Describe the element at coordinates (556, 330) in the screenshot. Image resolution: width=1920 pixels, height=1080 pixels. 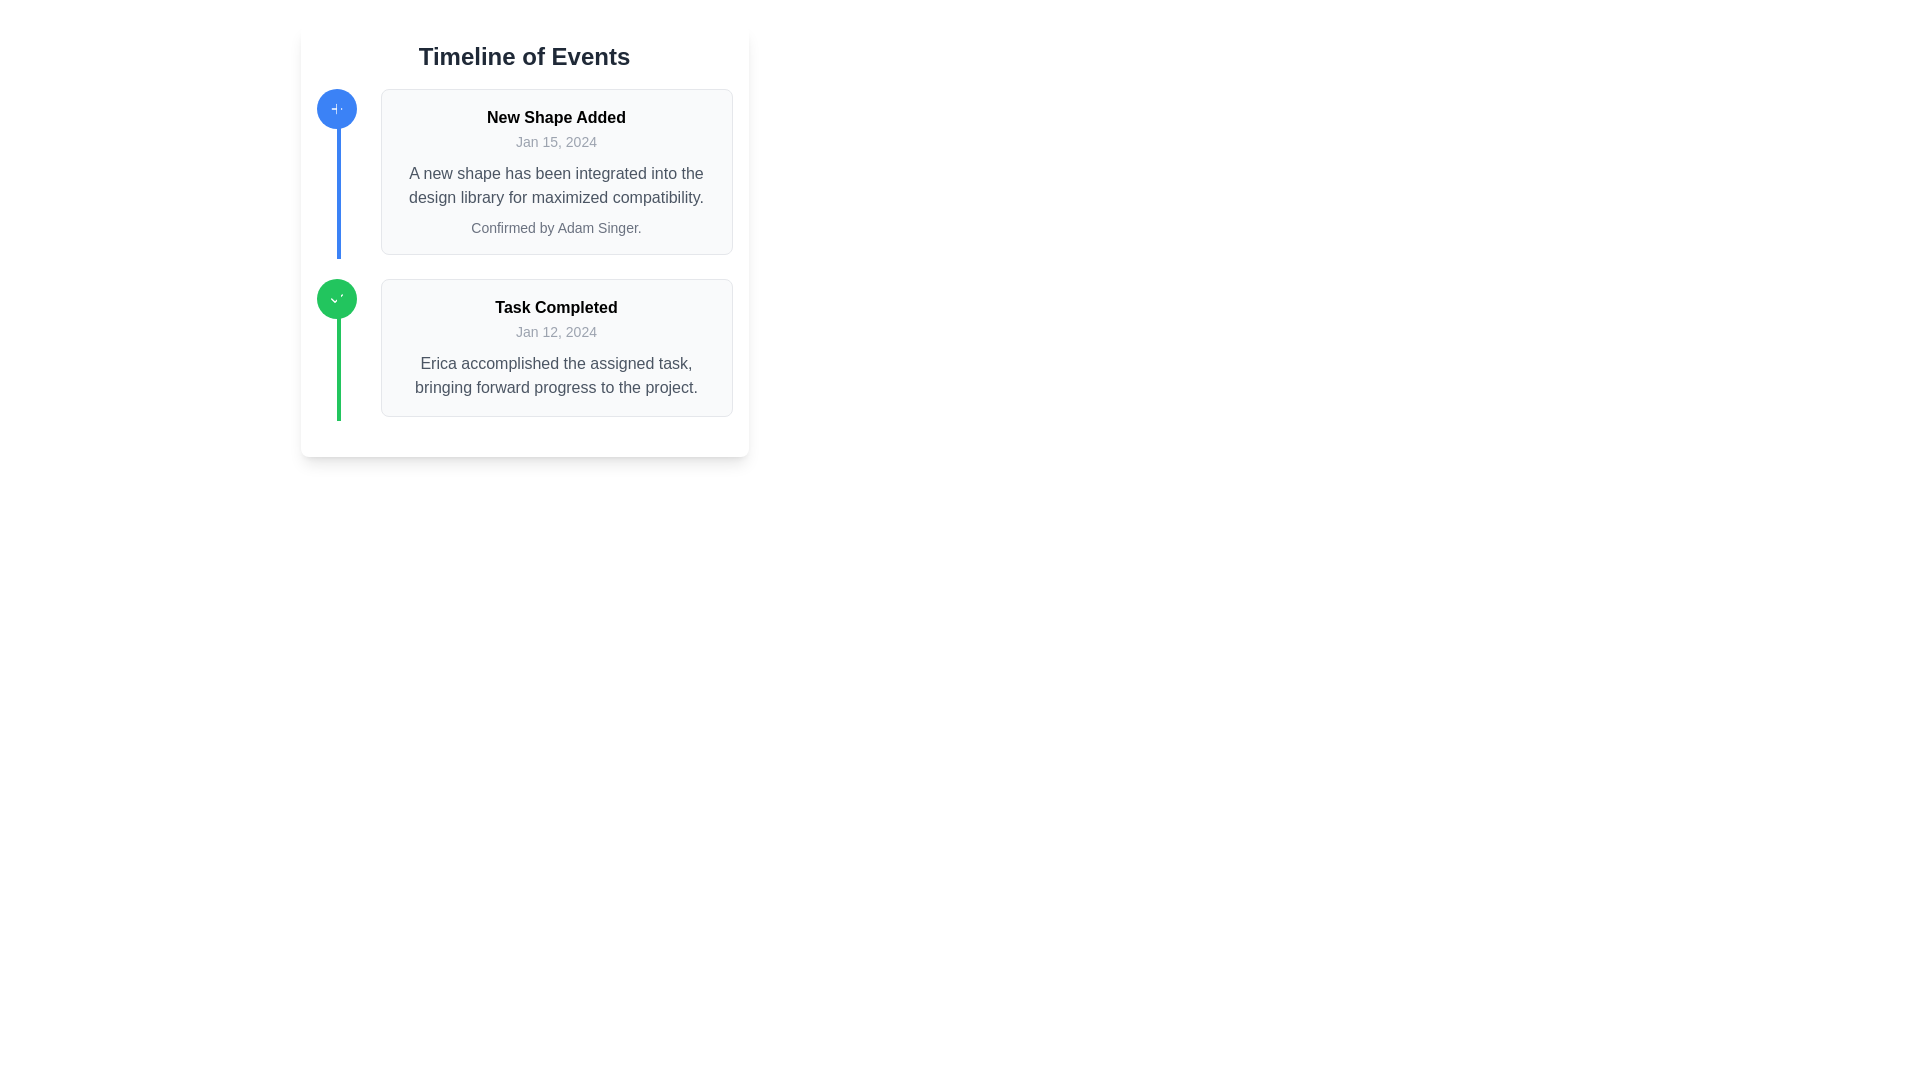
I see `the Text label that acts as a timestamp or date label, located below the 'Task Completed' heading and above the description text in the middle-right region of the layout` at that location.